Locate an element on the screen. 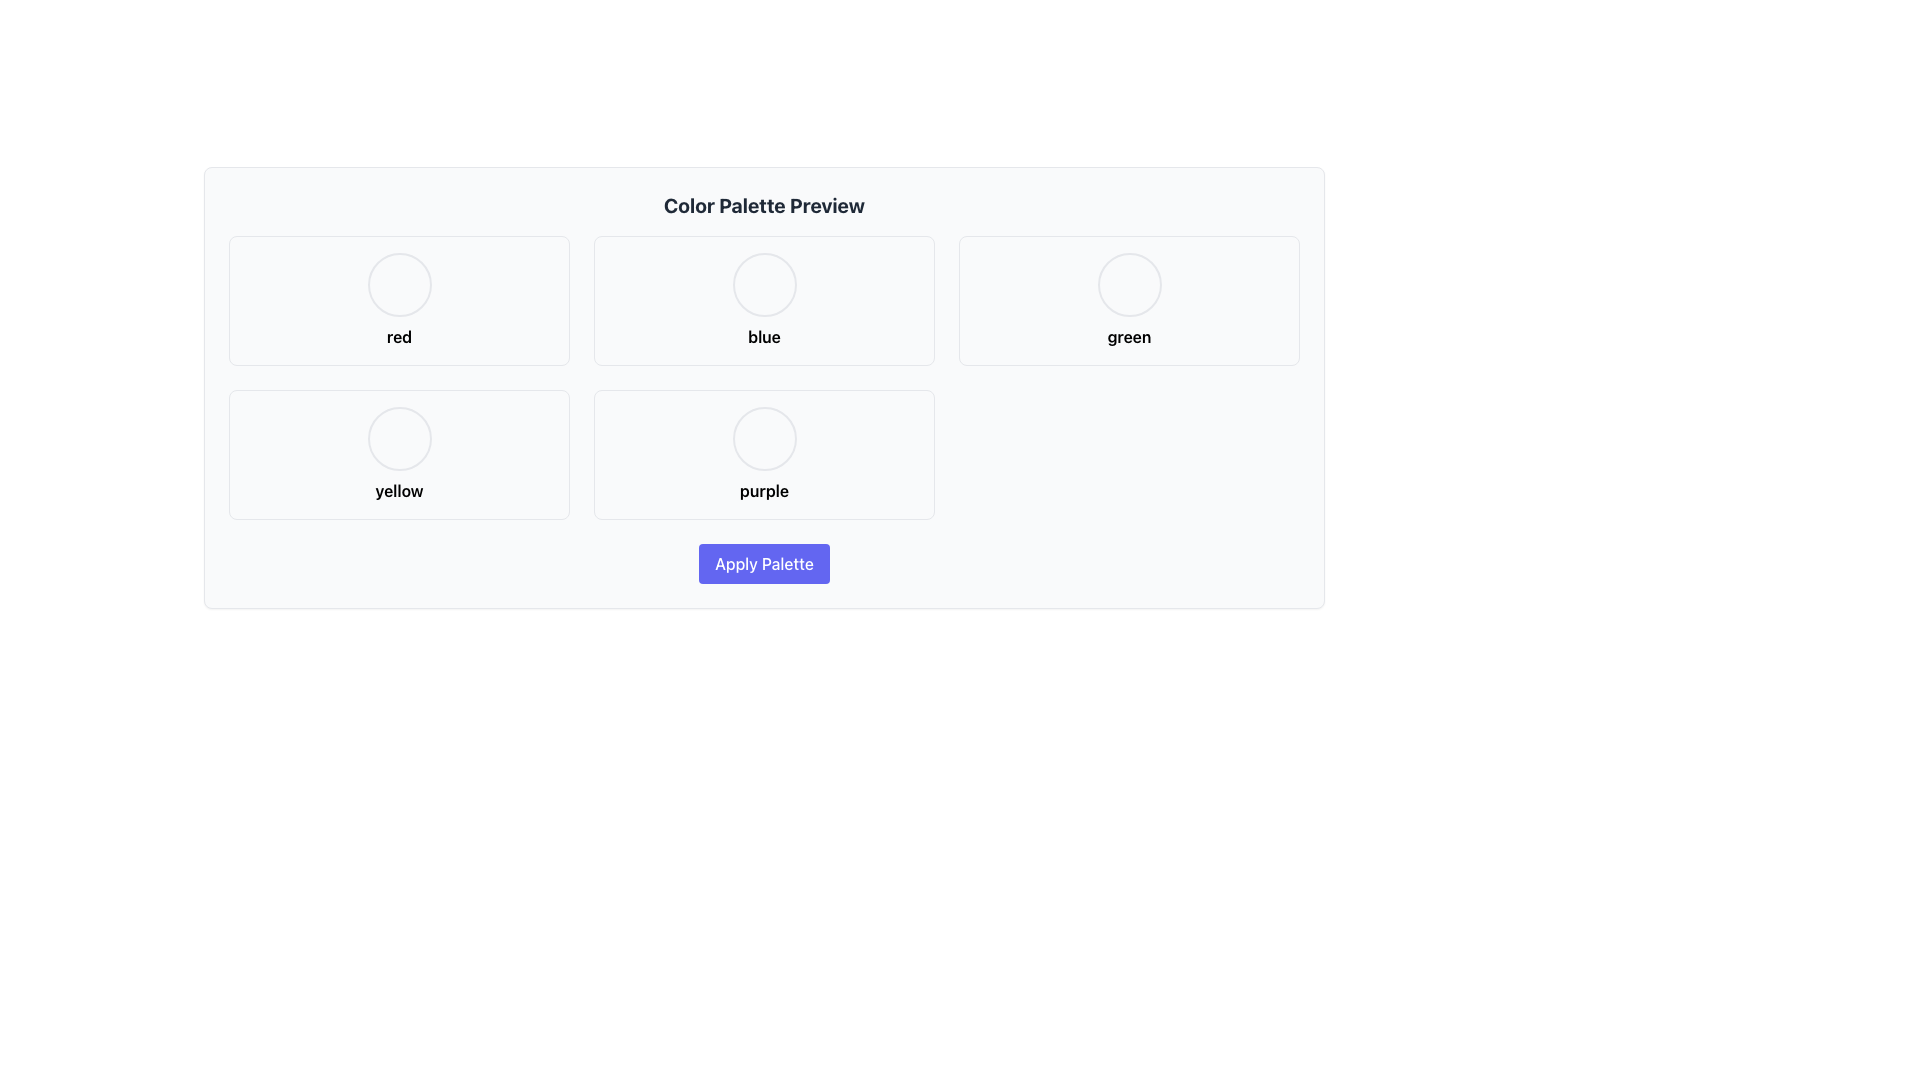  the yellow circular color selector in the Color Palette Preview section is located at coordinates (399, 438).